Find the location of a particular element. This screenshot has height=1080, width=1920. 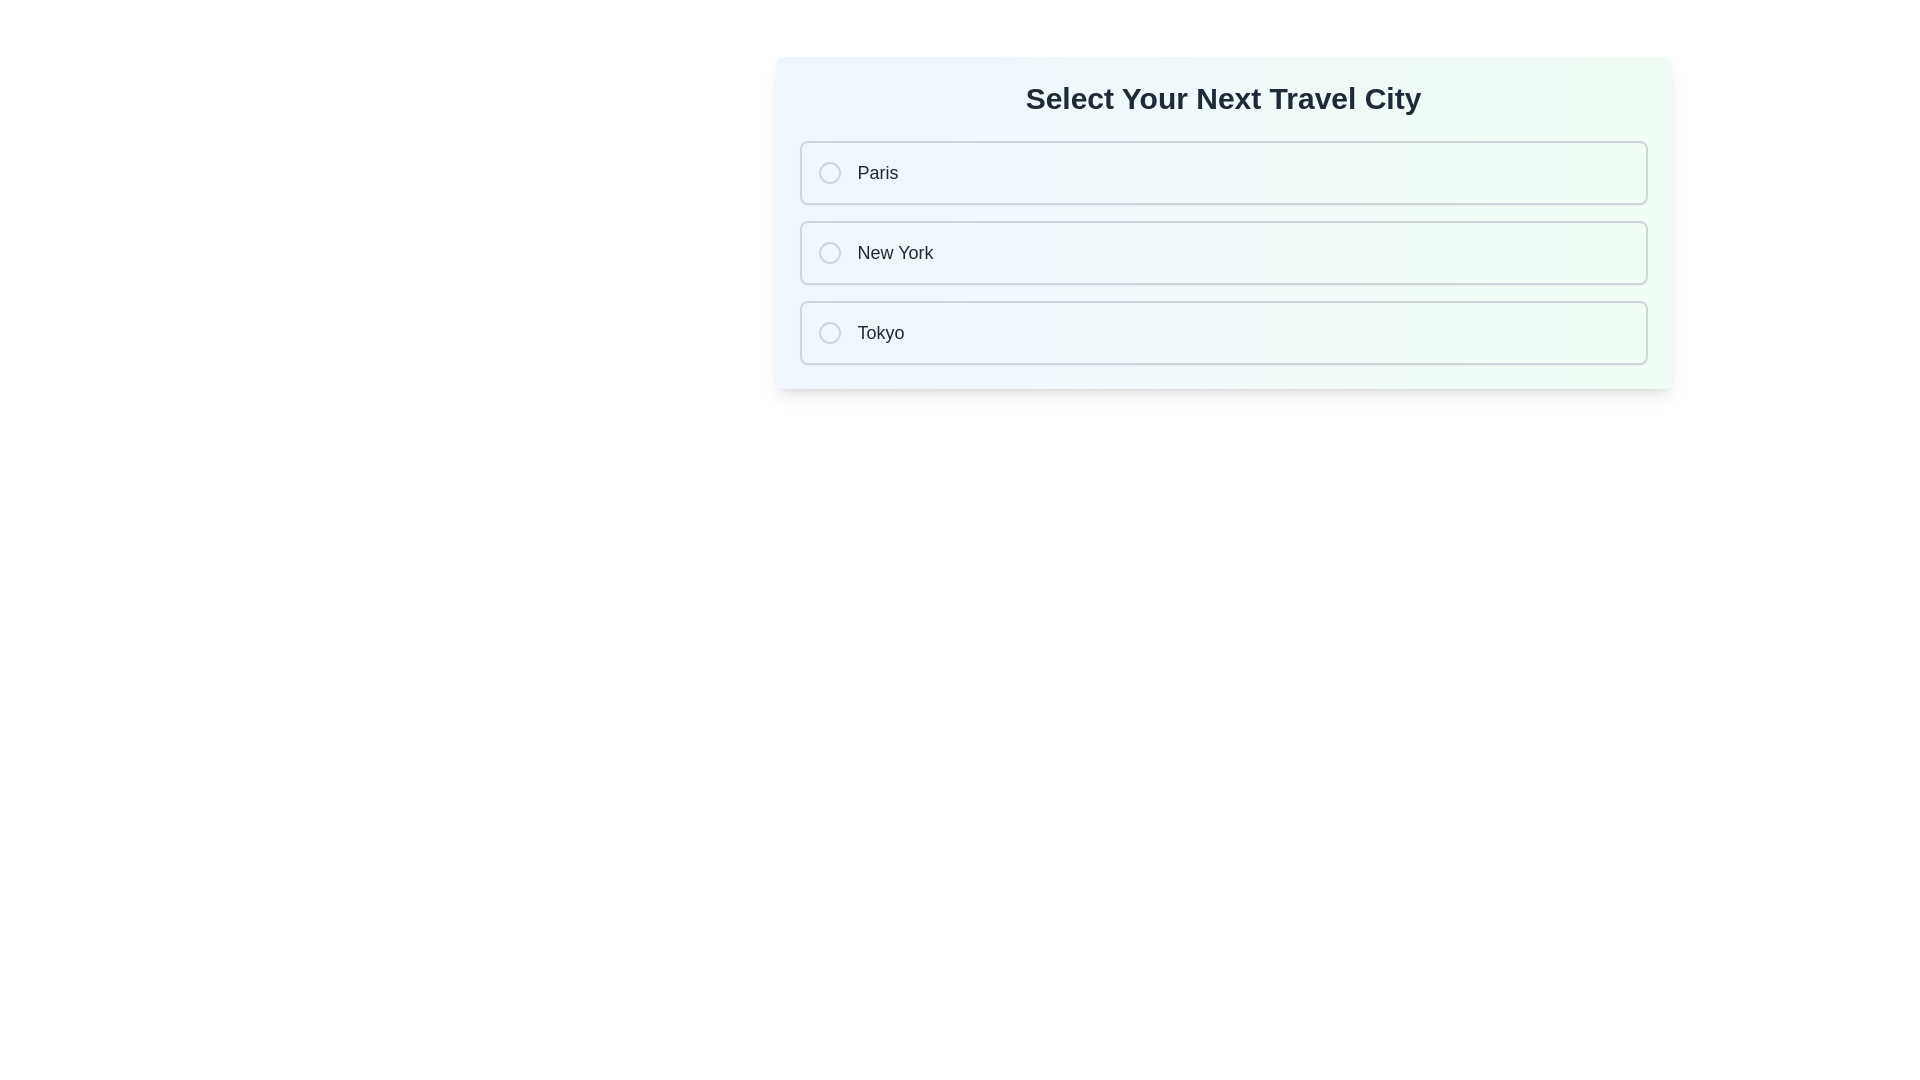

the circle icon with a gray border located to the left of the text 'Paris' in the radio button group labeled 'Select Your Next Travel City' is located at coordinates (829, 172).